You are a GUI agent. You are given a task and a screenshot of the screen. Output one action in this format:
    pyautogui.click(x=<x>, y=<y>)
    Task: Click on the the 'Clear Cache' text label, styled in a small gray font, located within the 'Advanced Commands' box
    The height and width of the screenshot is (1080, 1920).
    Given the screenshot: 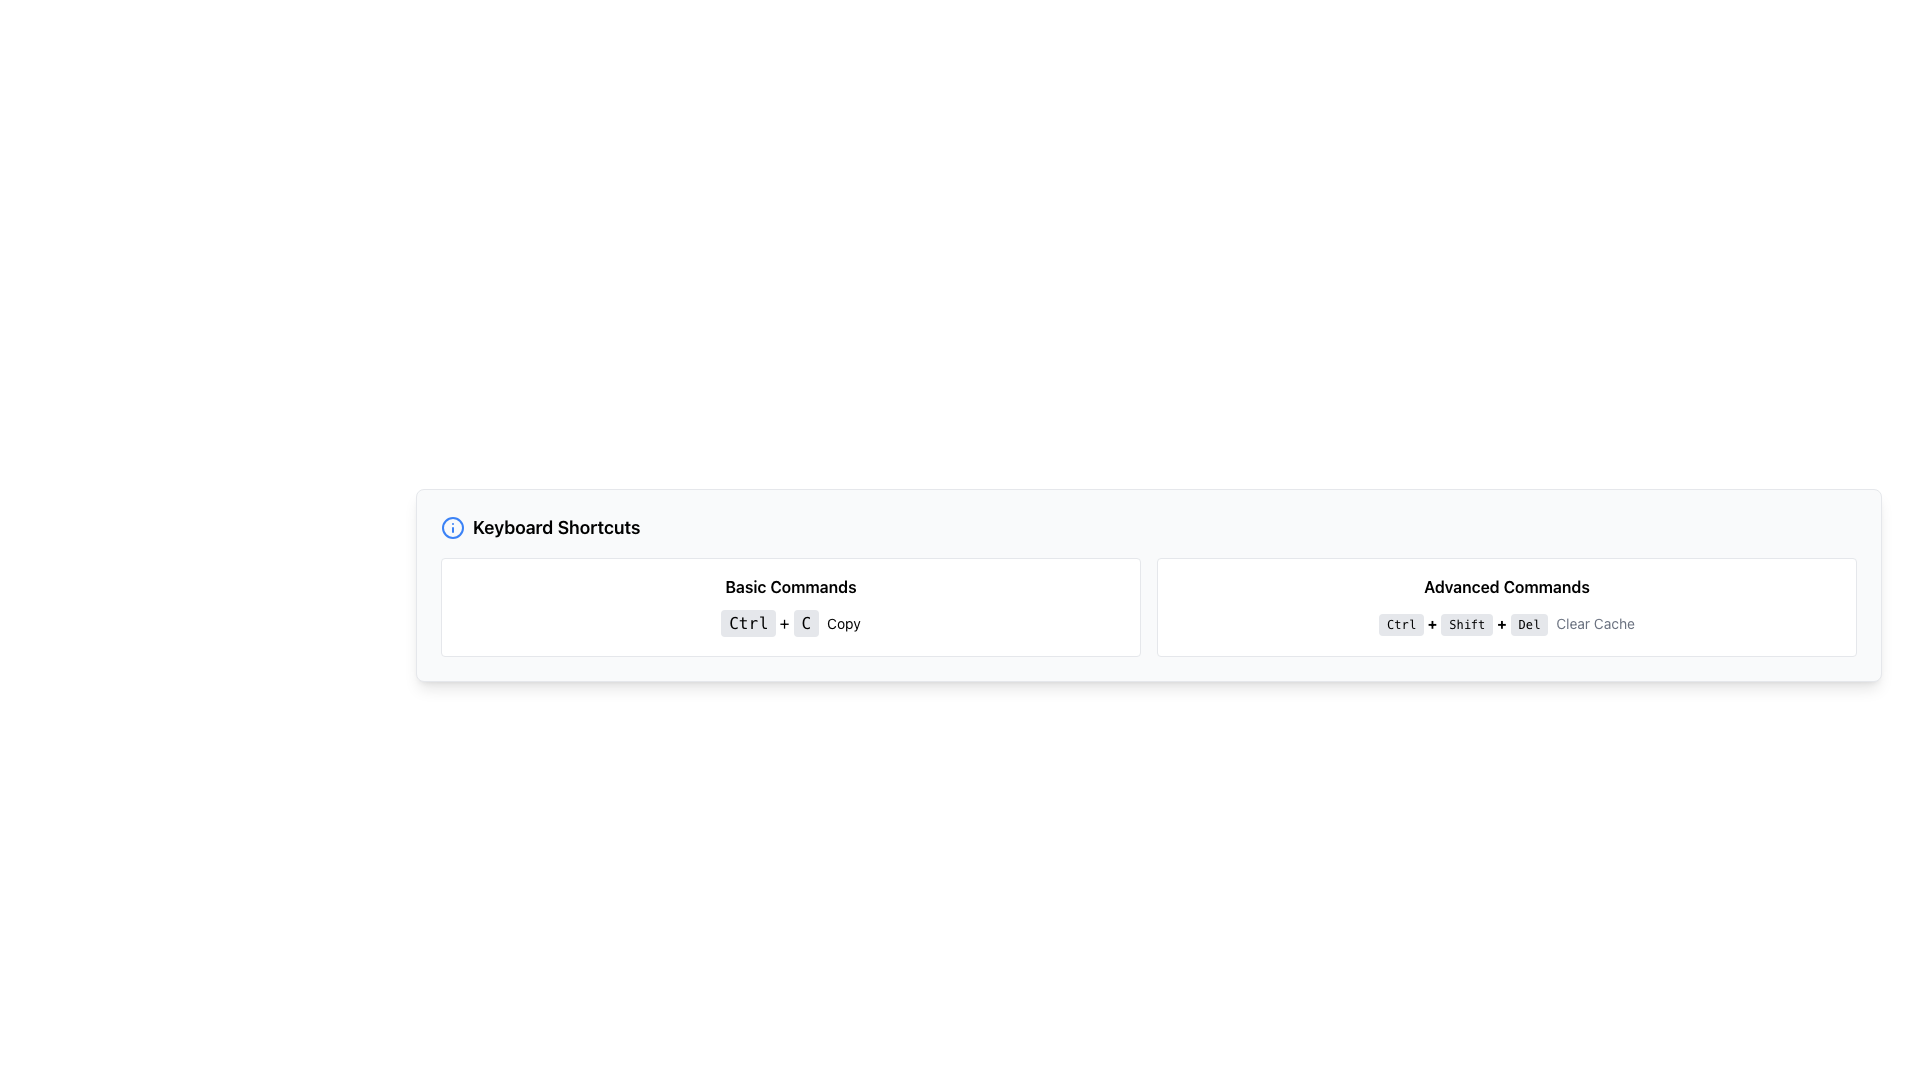 What is the action you would take?
    pyautogui.click(x=1594, y=622)
    